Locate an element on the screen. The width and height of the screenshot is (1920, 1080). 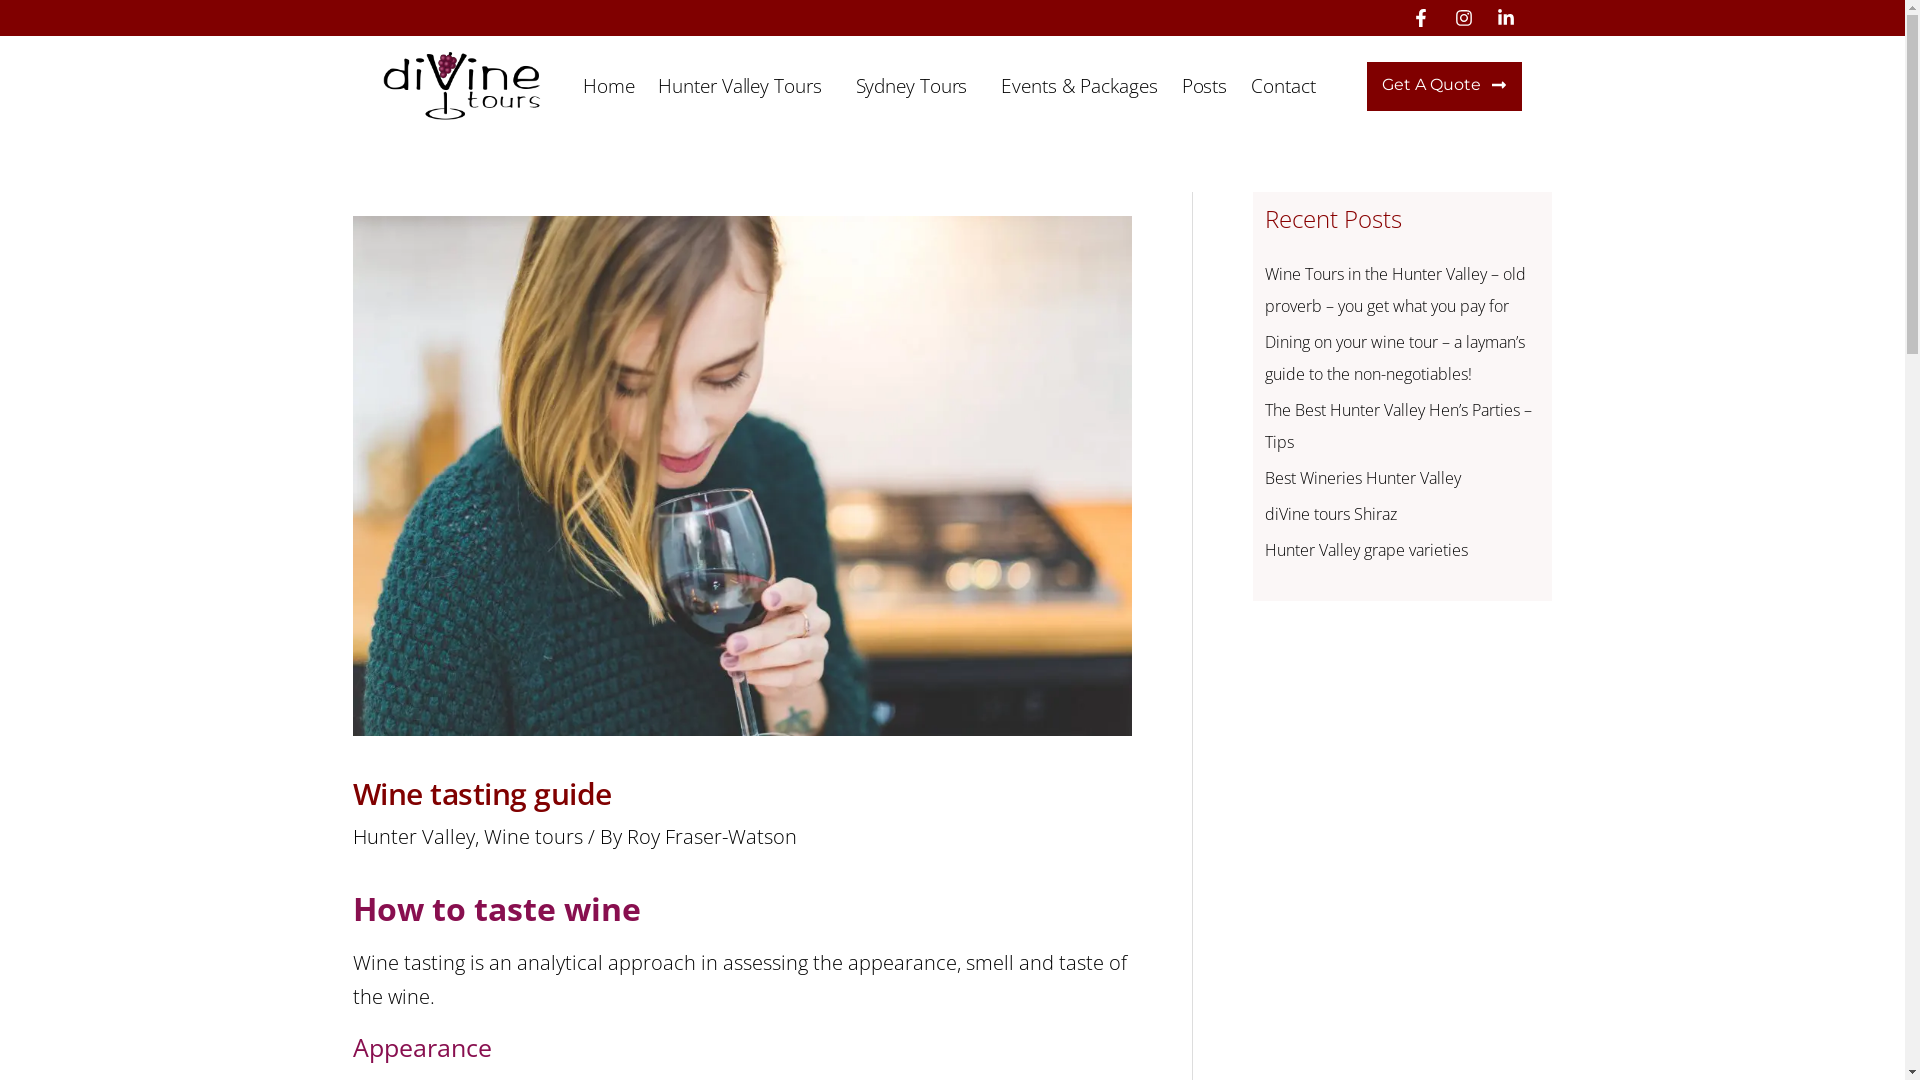
'Hunter Valley Tours' is located at coordinates (743, 84).